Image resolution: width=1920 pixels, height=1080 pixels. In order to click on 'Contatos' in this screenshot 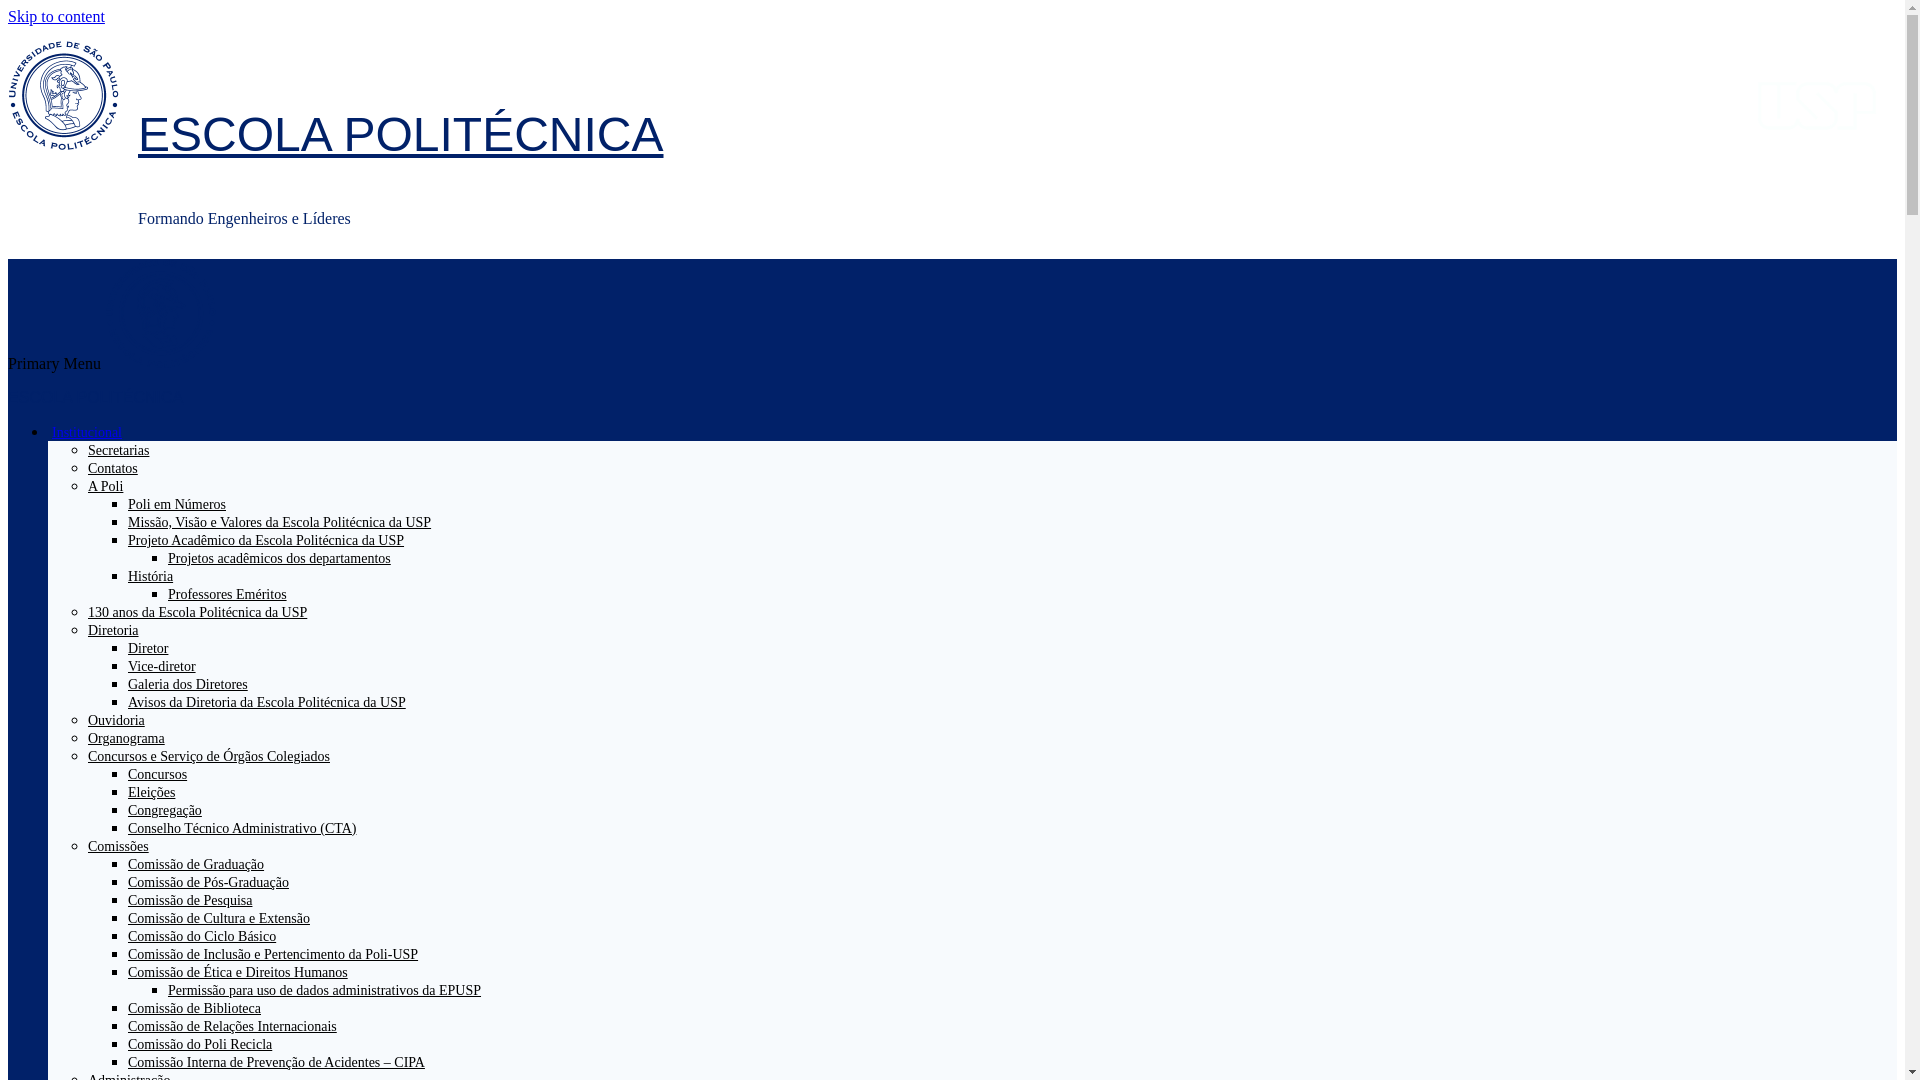, I will do `click(112, 468)`.